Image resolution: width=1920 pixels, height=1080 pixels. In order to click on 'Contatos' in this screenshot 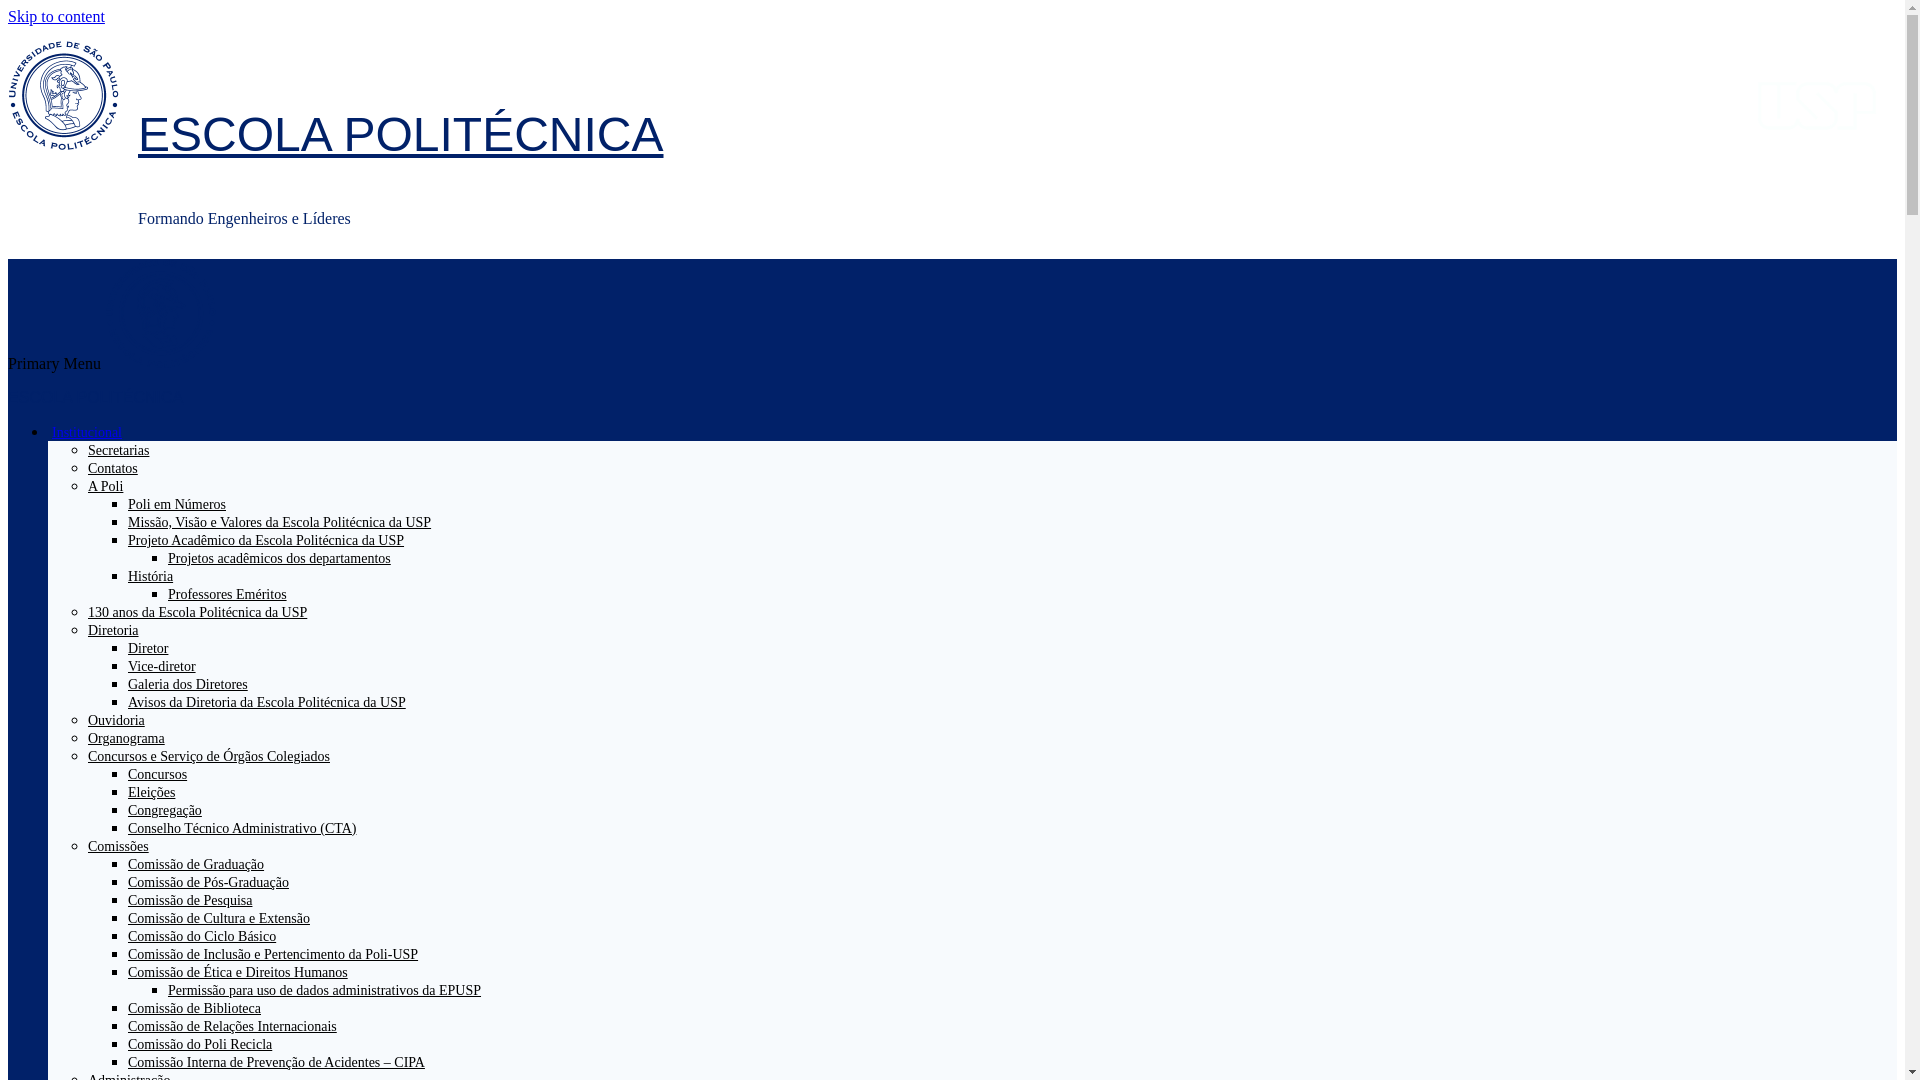, I will do `click(112, 468)`.